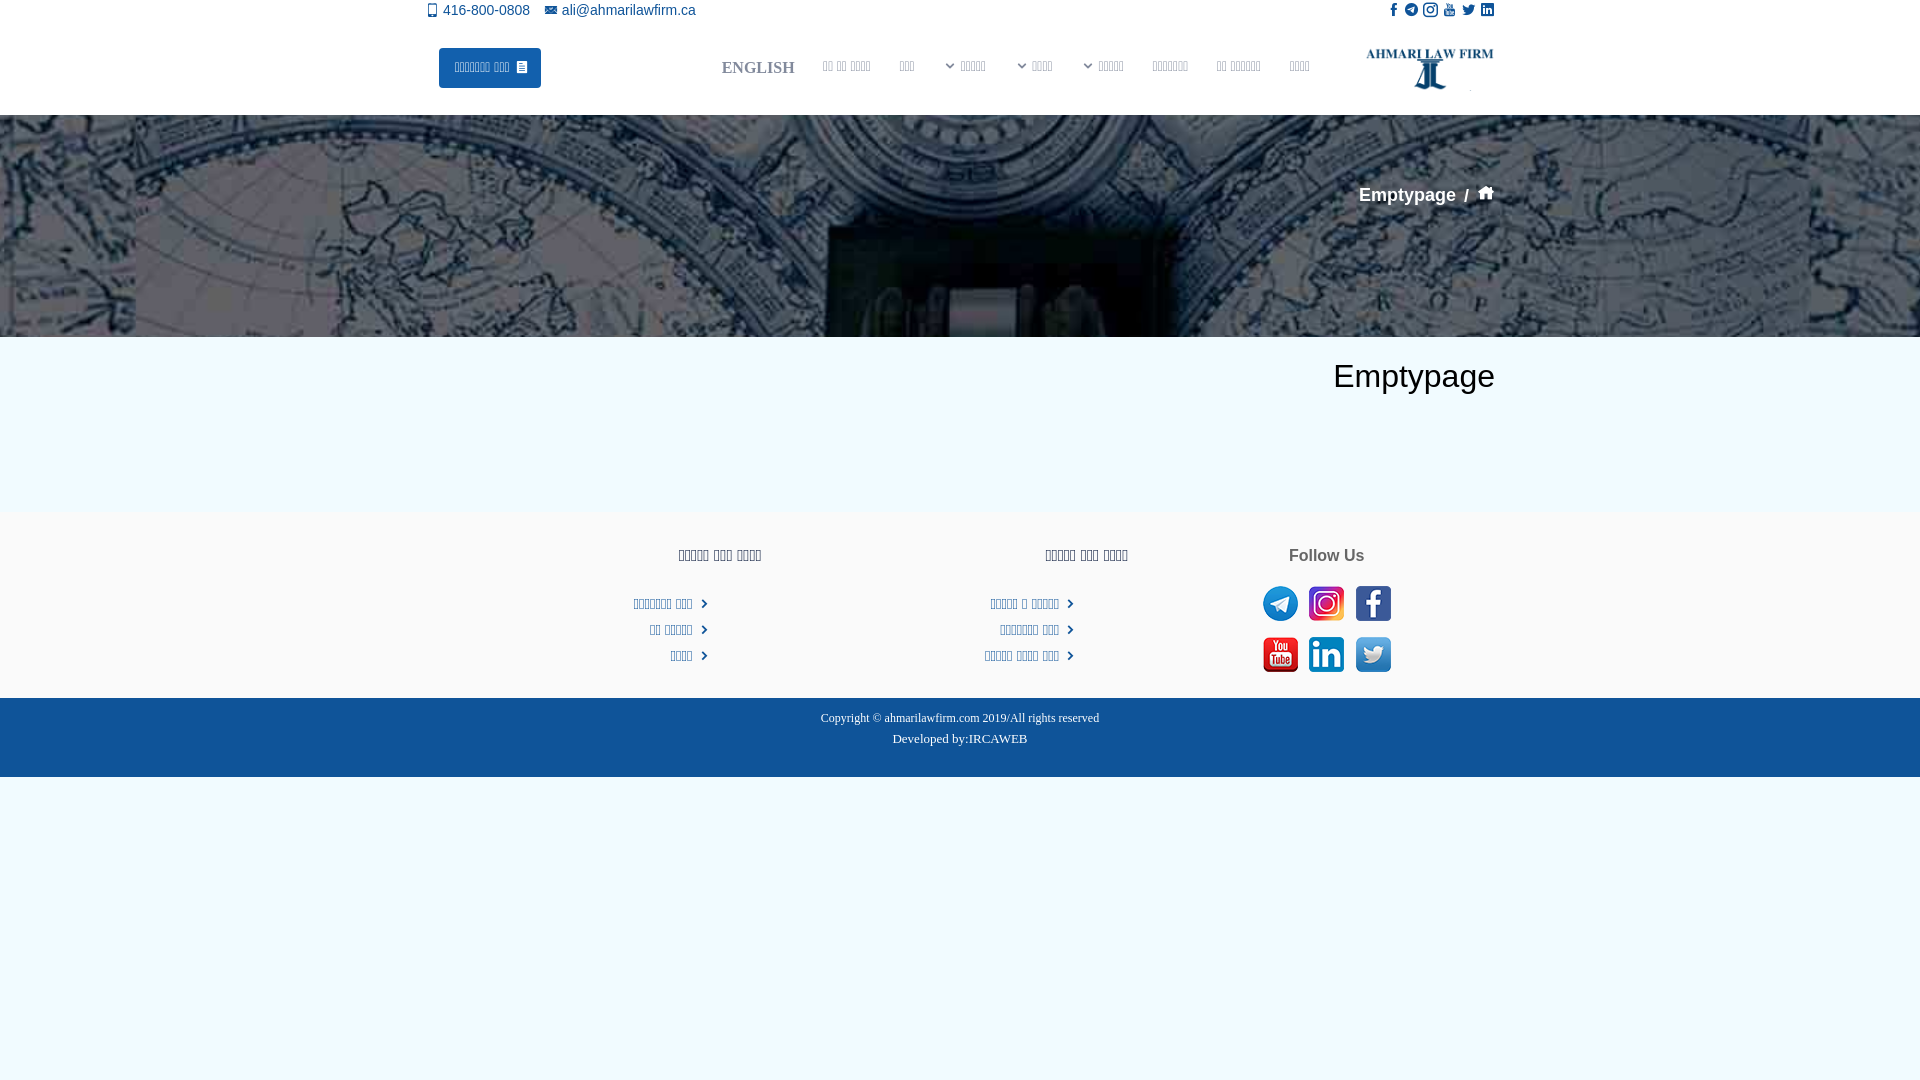 This screenshot has width=1920, height=1080. Describe the element at coordinates (756, 66) in the screenshot. I see `'ENGLISH'` at that location.